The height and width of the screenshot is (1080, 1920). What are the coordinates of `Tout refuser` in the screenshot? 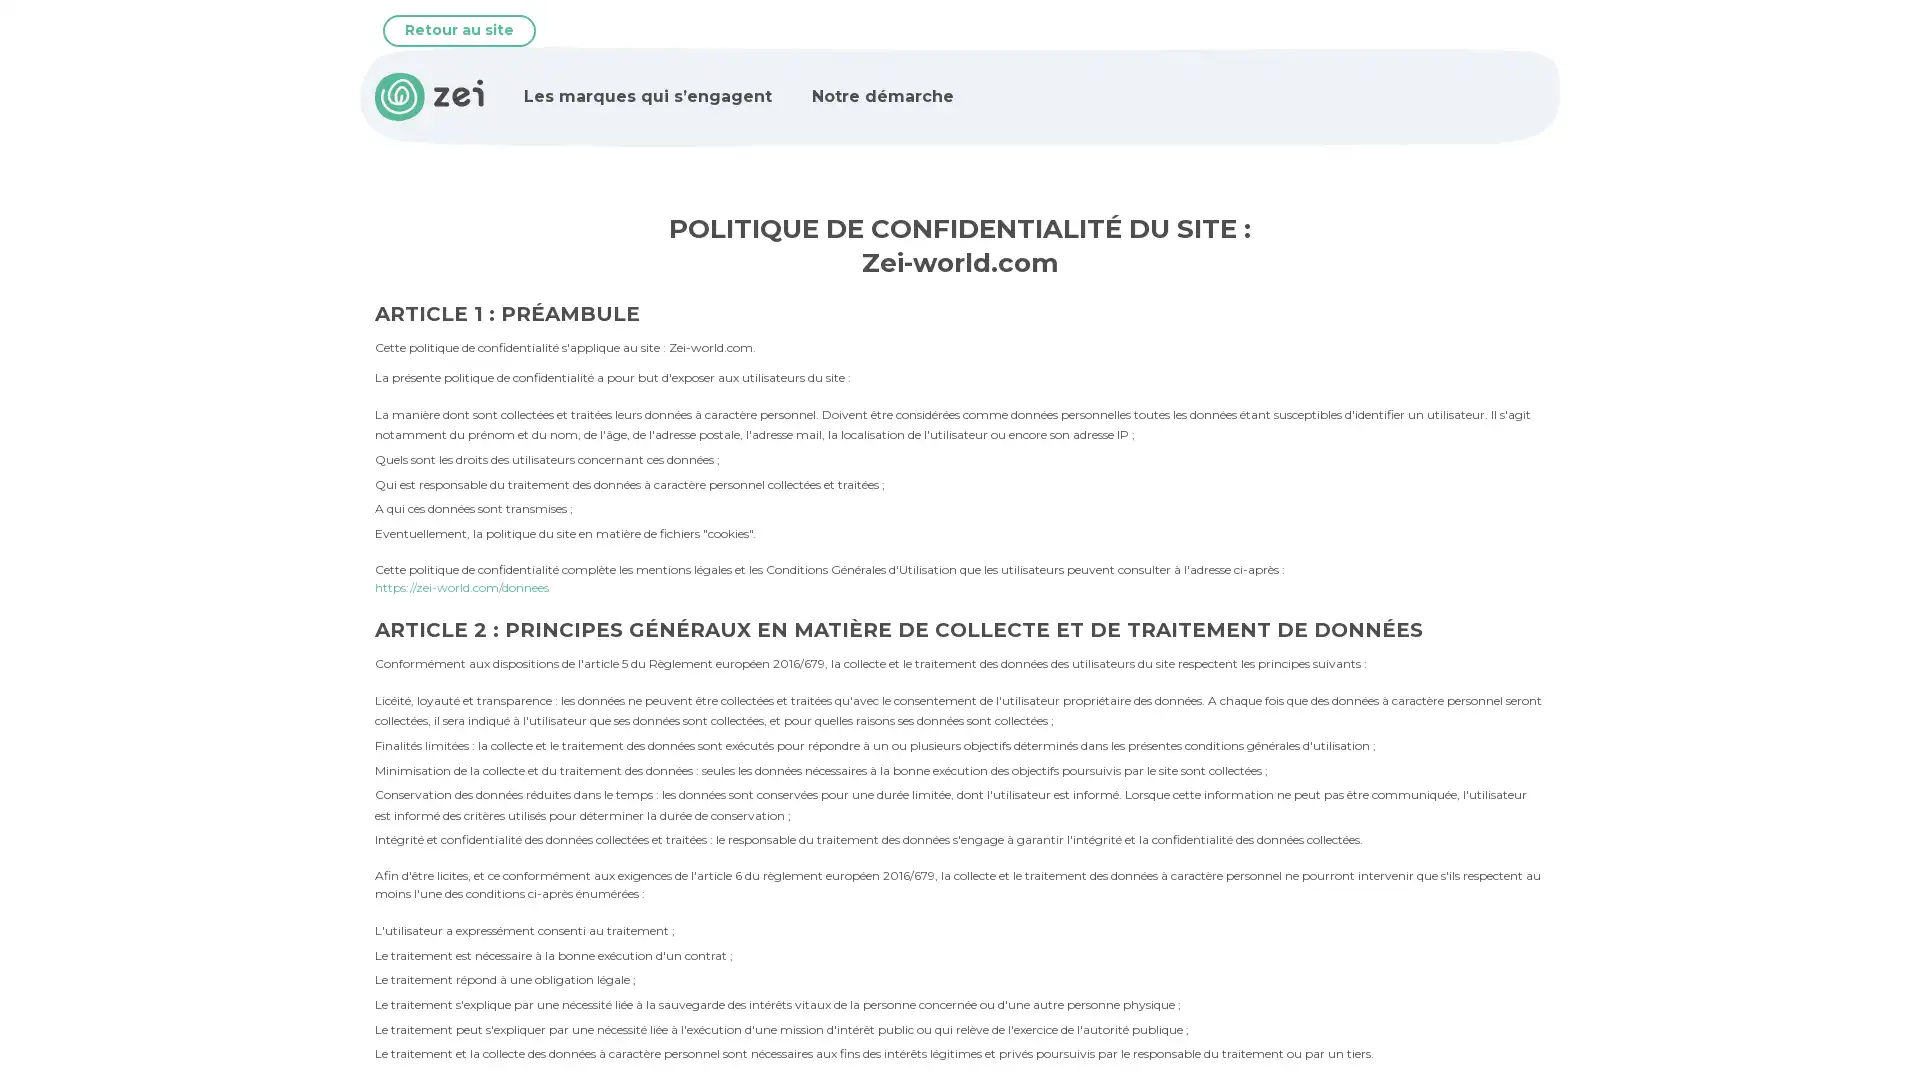 It's located at (363, 945).